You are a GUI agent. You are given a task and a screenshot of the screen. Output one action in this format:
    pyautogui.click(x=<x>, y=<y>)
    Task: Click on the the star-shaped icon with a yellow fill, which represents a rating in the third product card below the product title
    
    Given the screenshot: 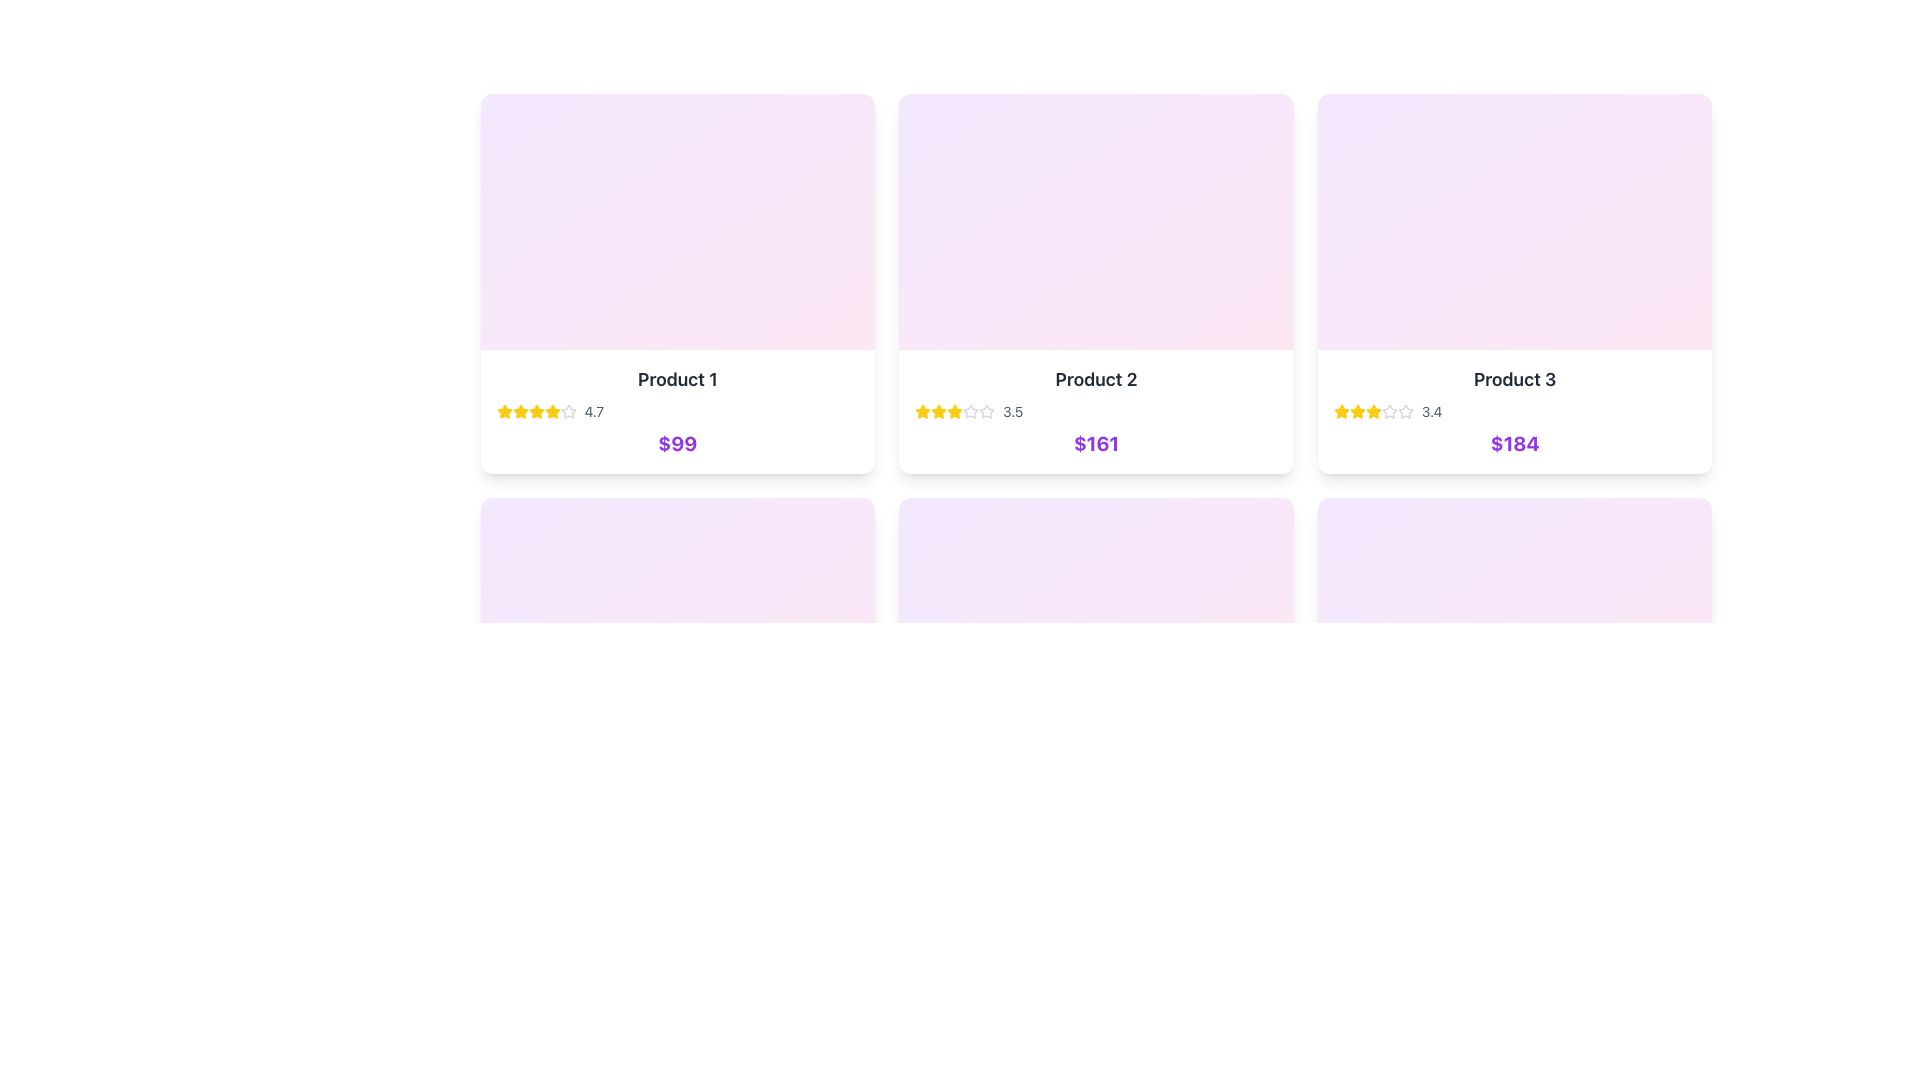 What is the action you would take?
    pyautogui.click(x=1341, y=410)
    